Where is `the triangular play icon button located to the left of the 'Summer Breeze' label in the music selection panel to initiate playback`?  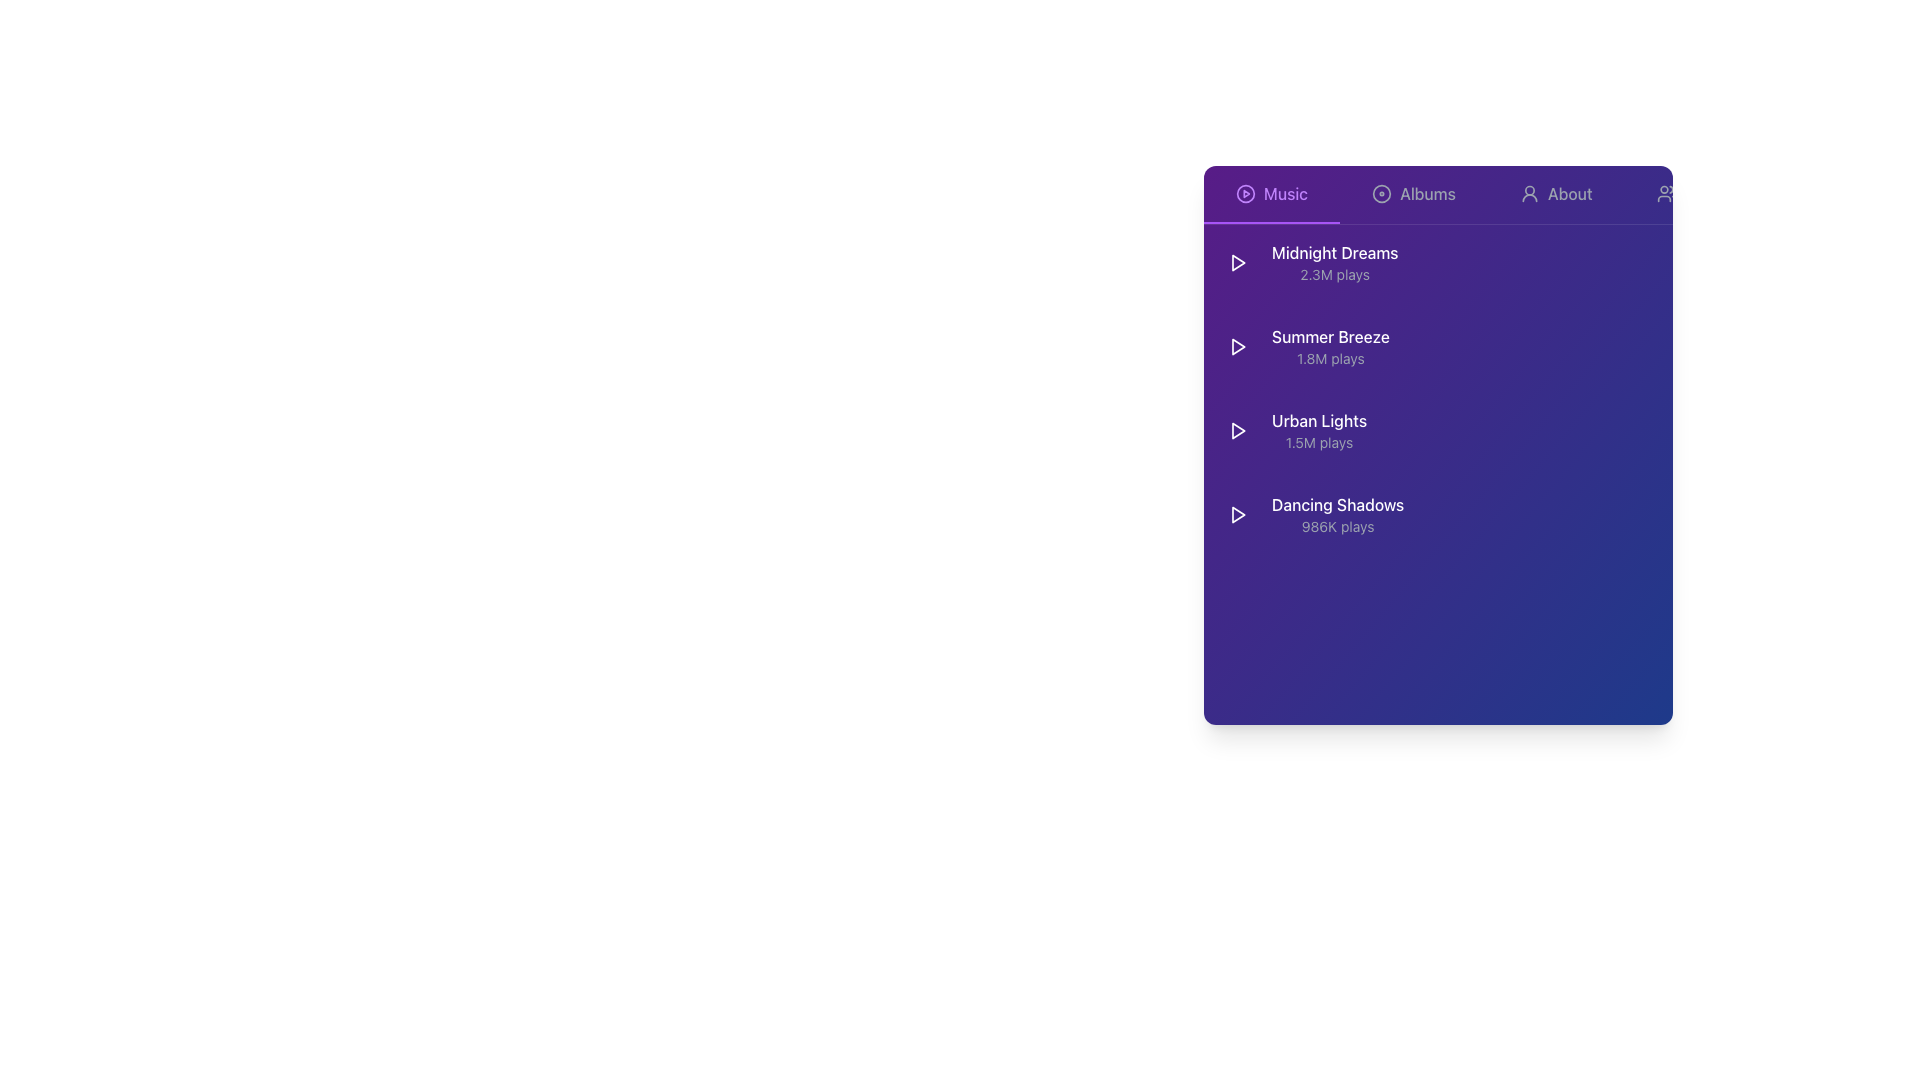 the triangular play icon button located to the left of the 'Summer Breeze' label in the music selection panel to initiate playback is located at coordinates (1237, 346).